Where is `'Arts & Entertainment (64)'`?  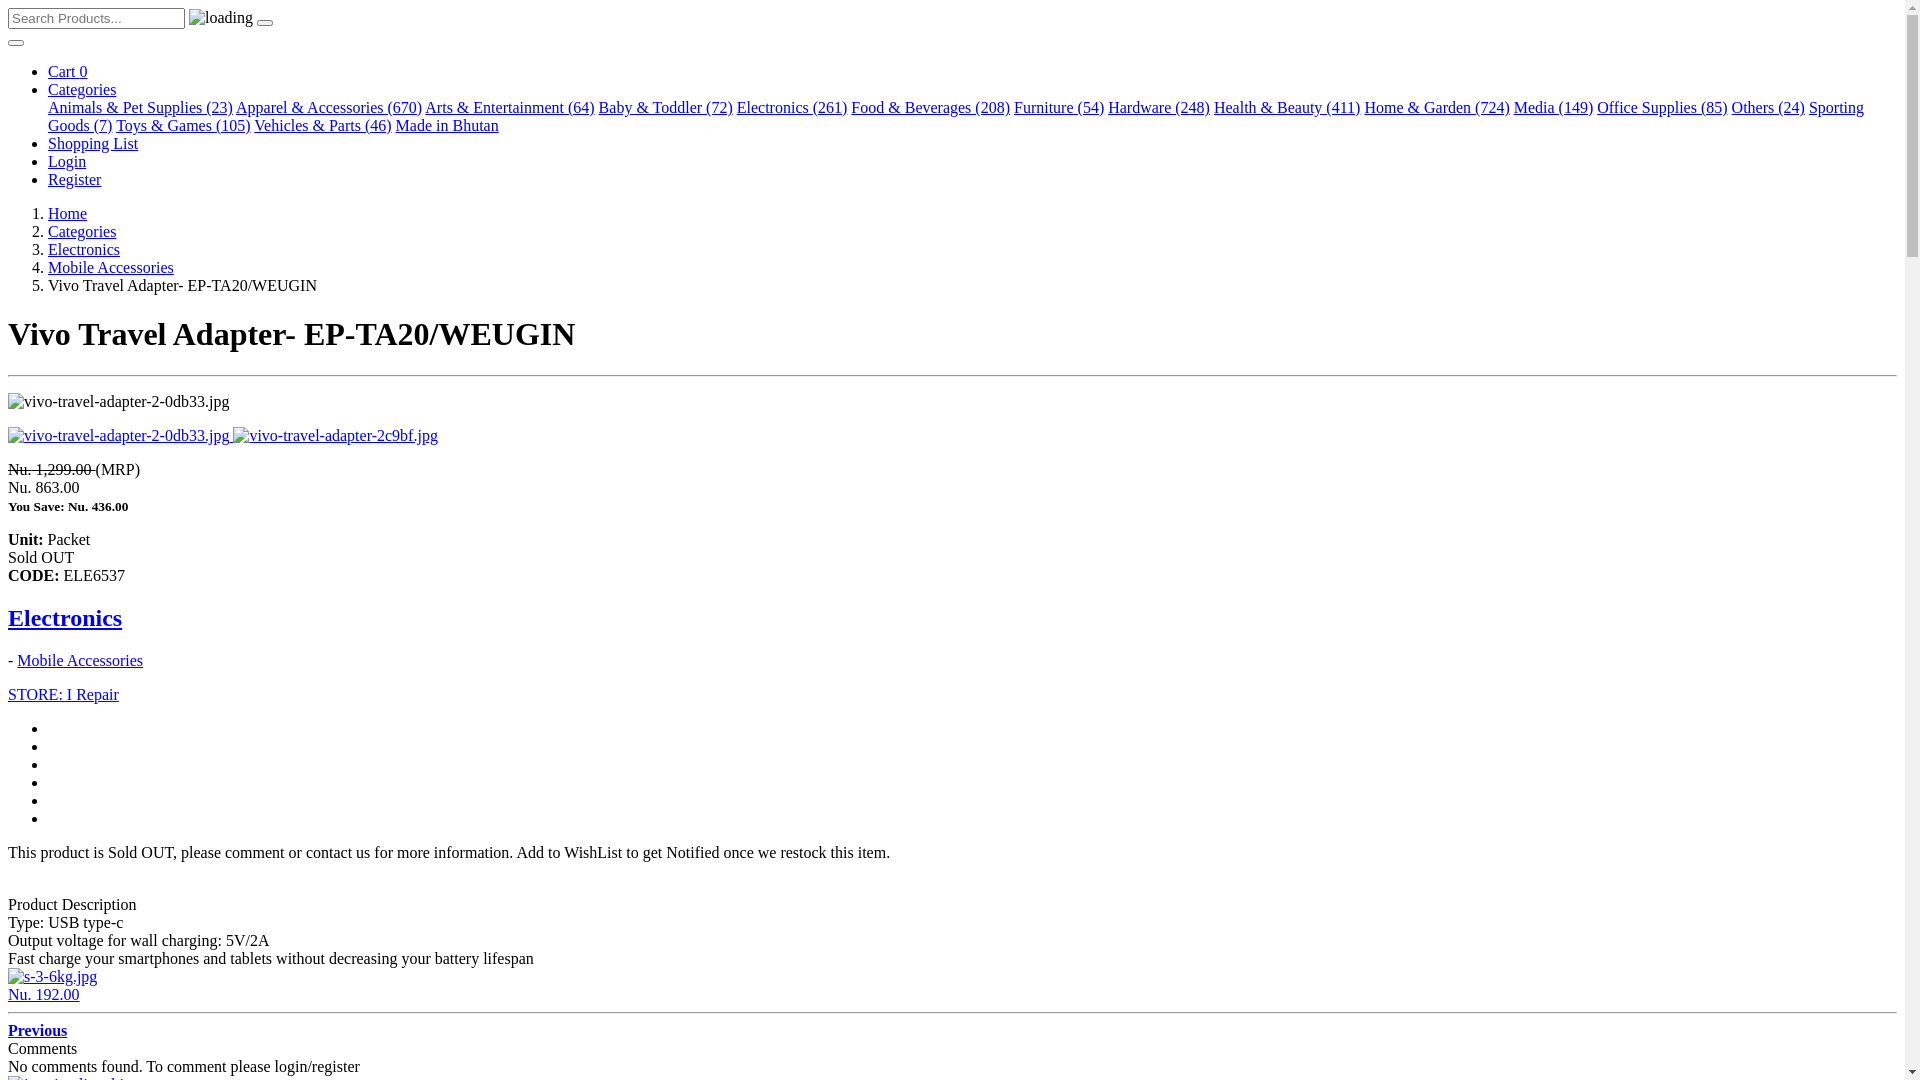 'Arts & Entertainment (64)' is located at coordinates (509, 107).